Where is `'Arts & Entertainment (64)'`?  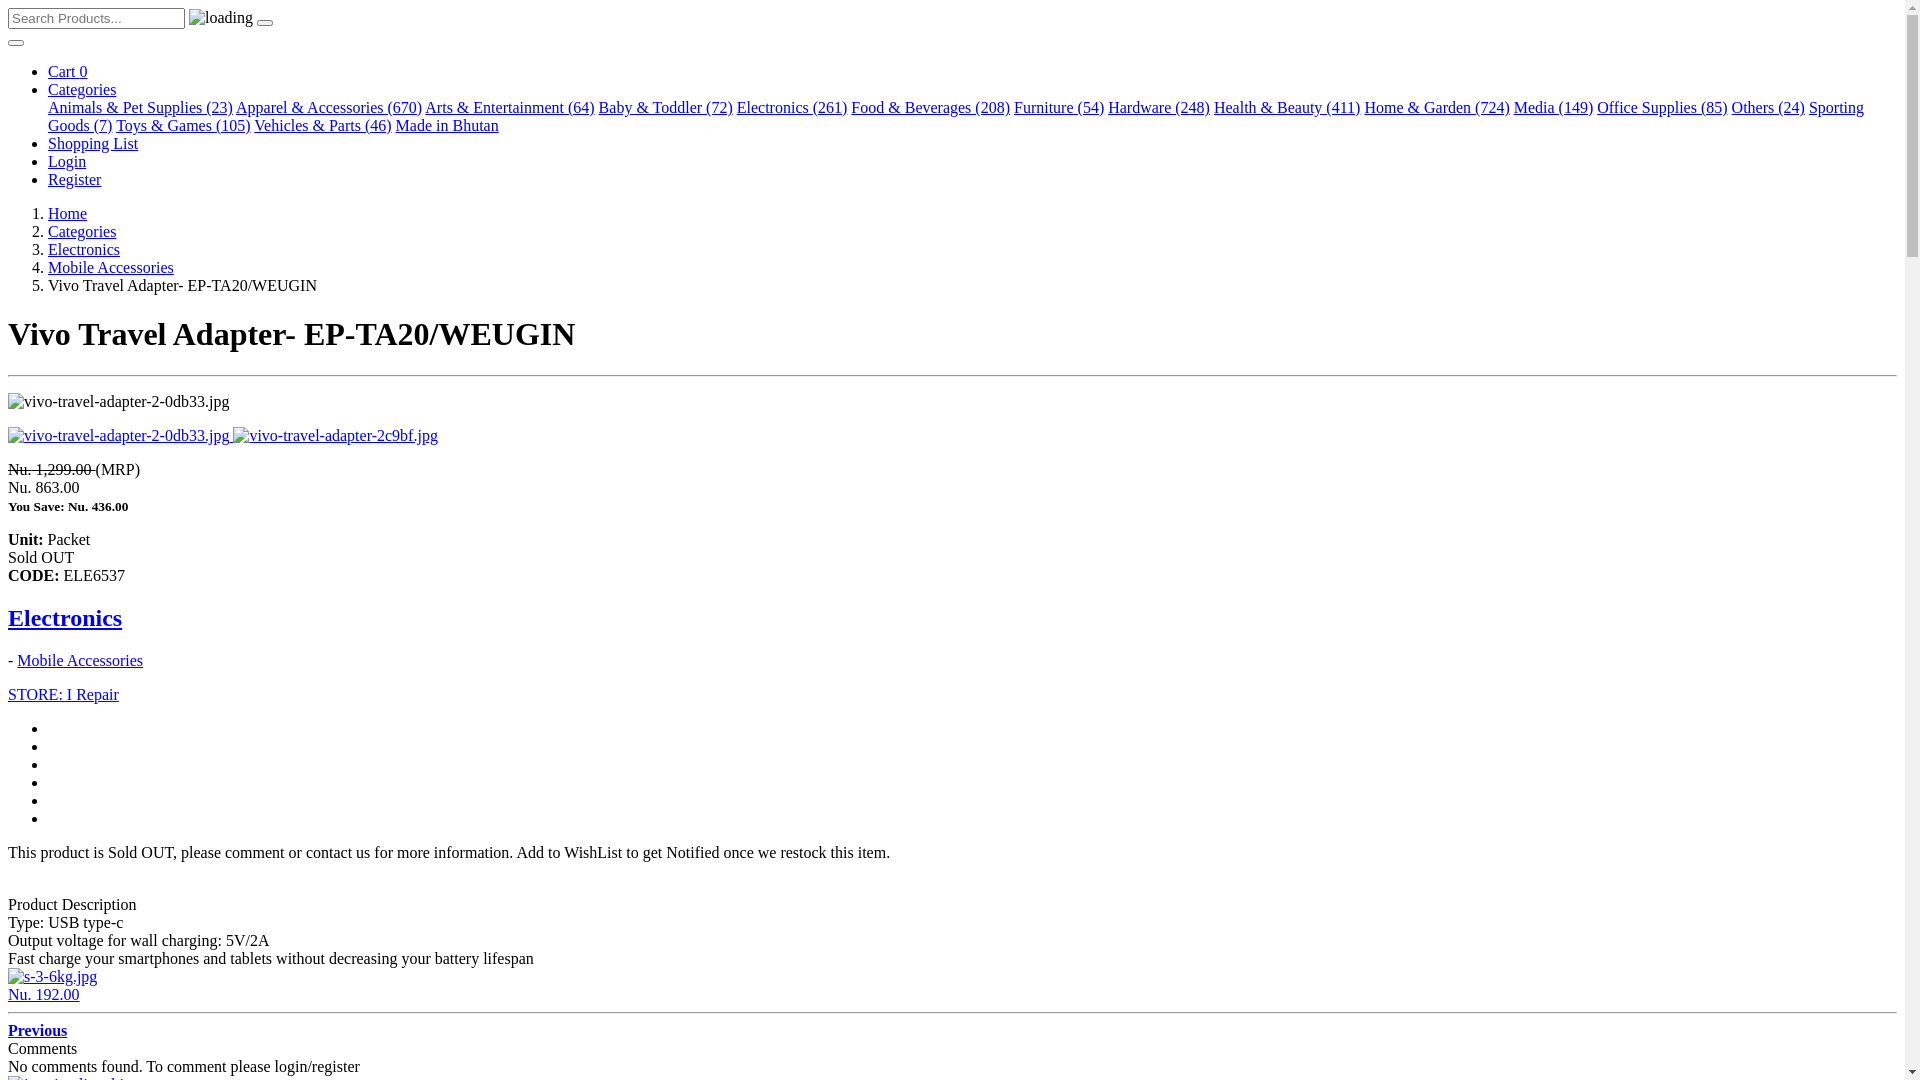 'Arts & Entertainment (64)' is located at coordinates (509, 107).